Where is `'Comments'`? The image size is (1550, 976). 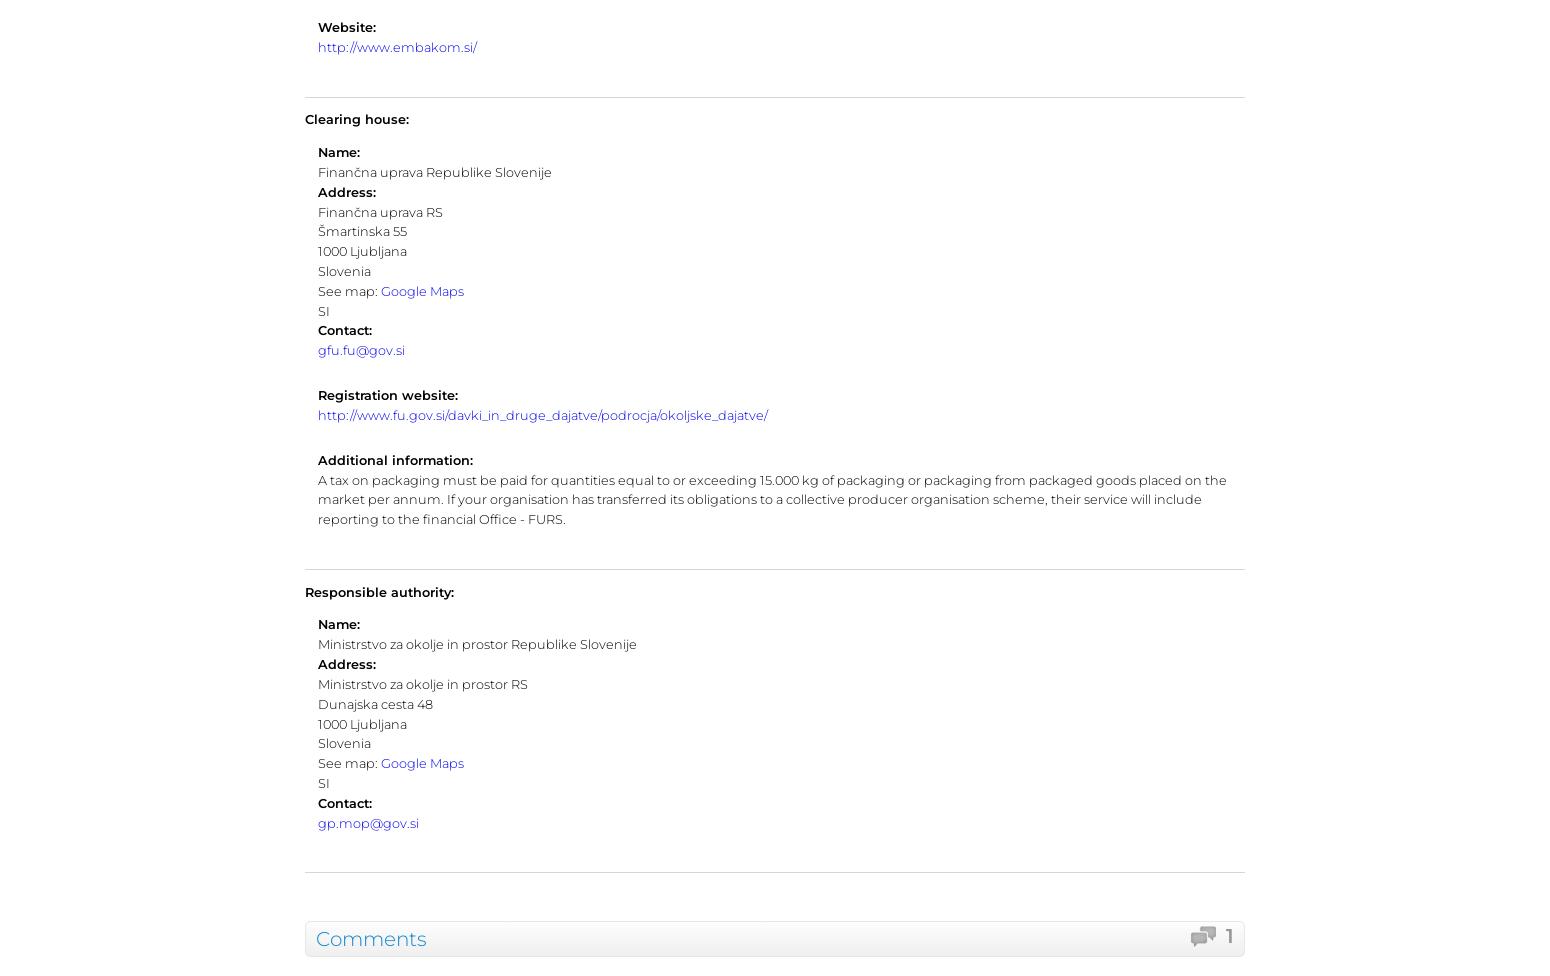
'Comments' is located at coordinates (370, 938).